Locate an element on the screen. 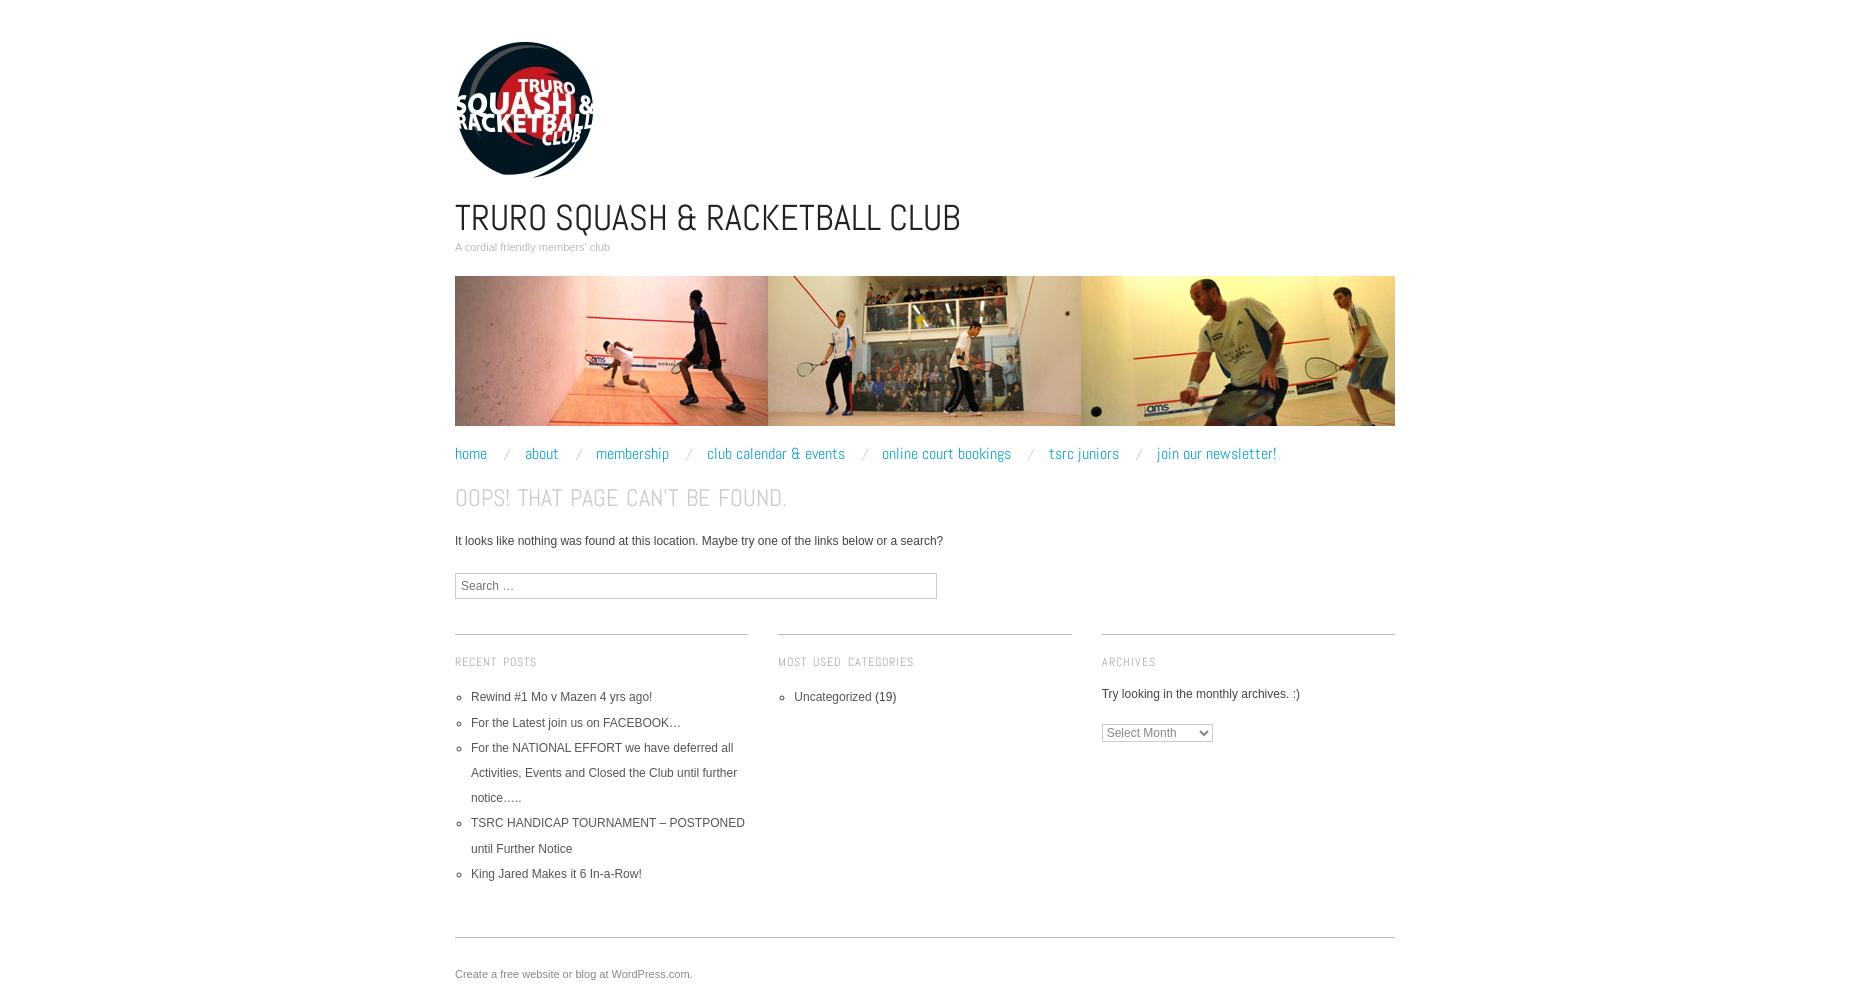  'Archives' is located at coordinates (1126, 661).